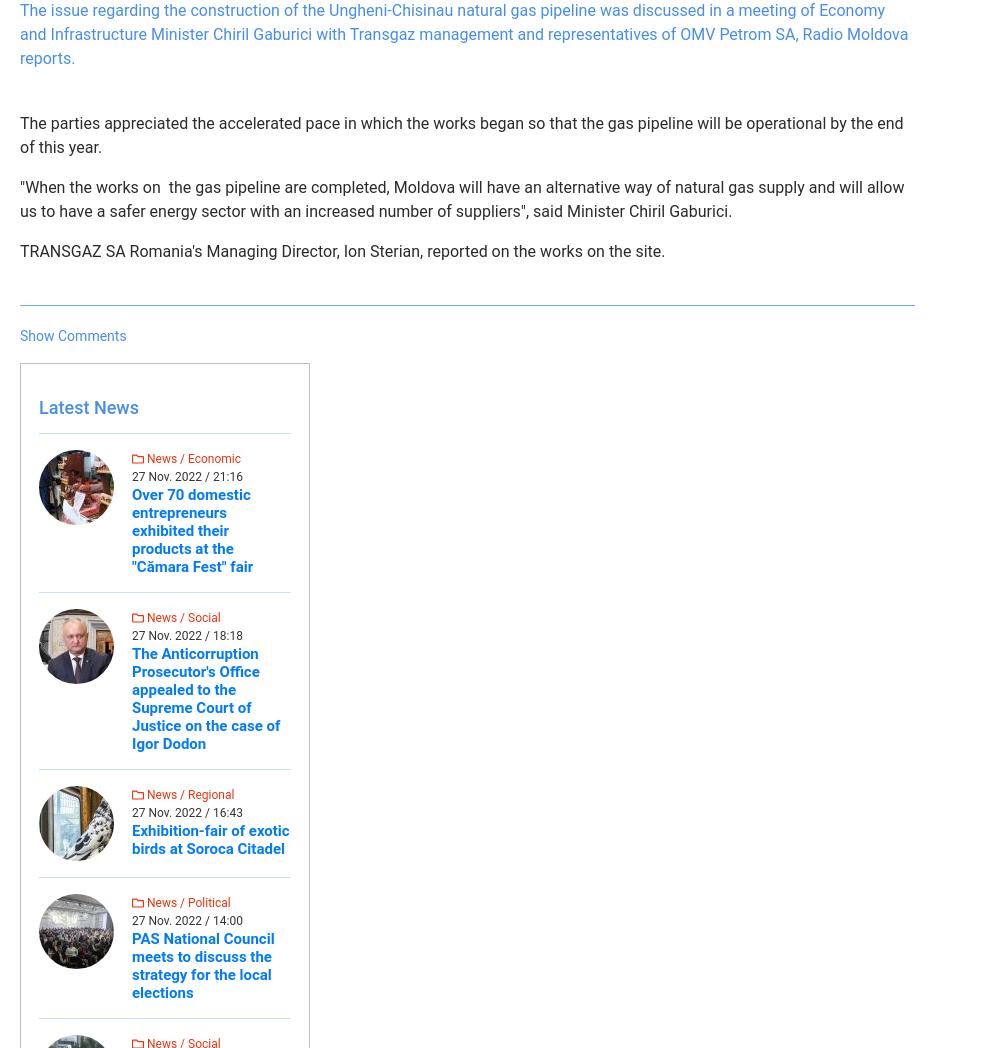 The image size is (1000, 1048). Describe the element at coordinates (187, 920) in the screenshot. I see `'27 Nov. 2022 / 14:00'` at that location.